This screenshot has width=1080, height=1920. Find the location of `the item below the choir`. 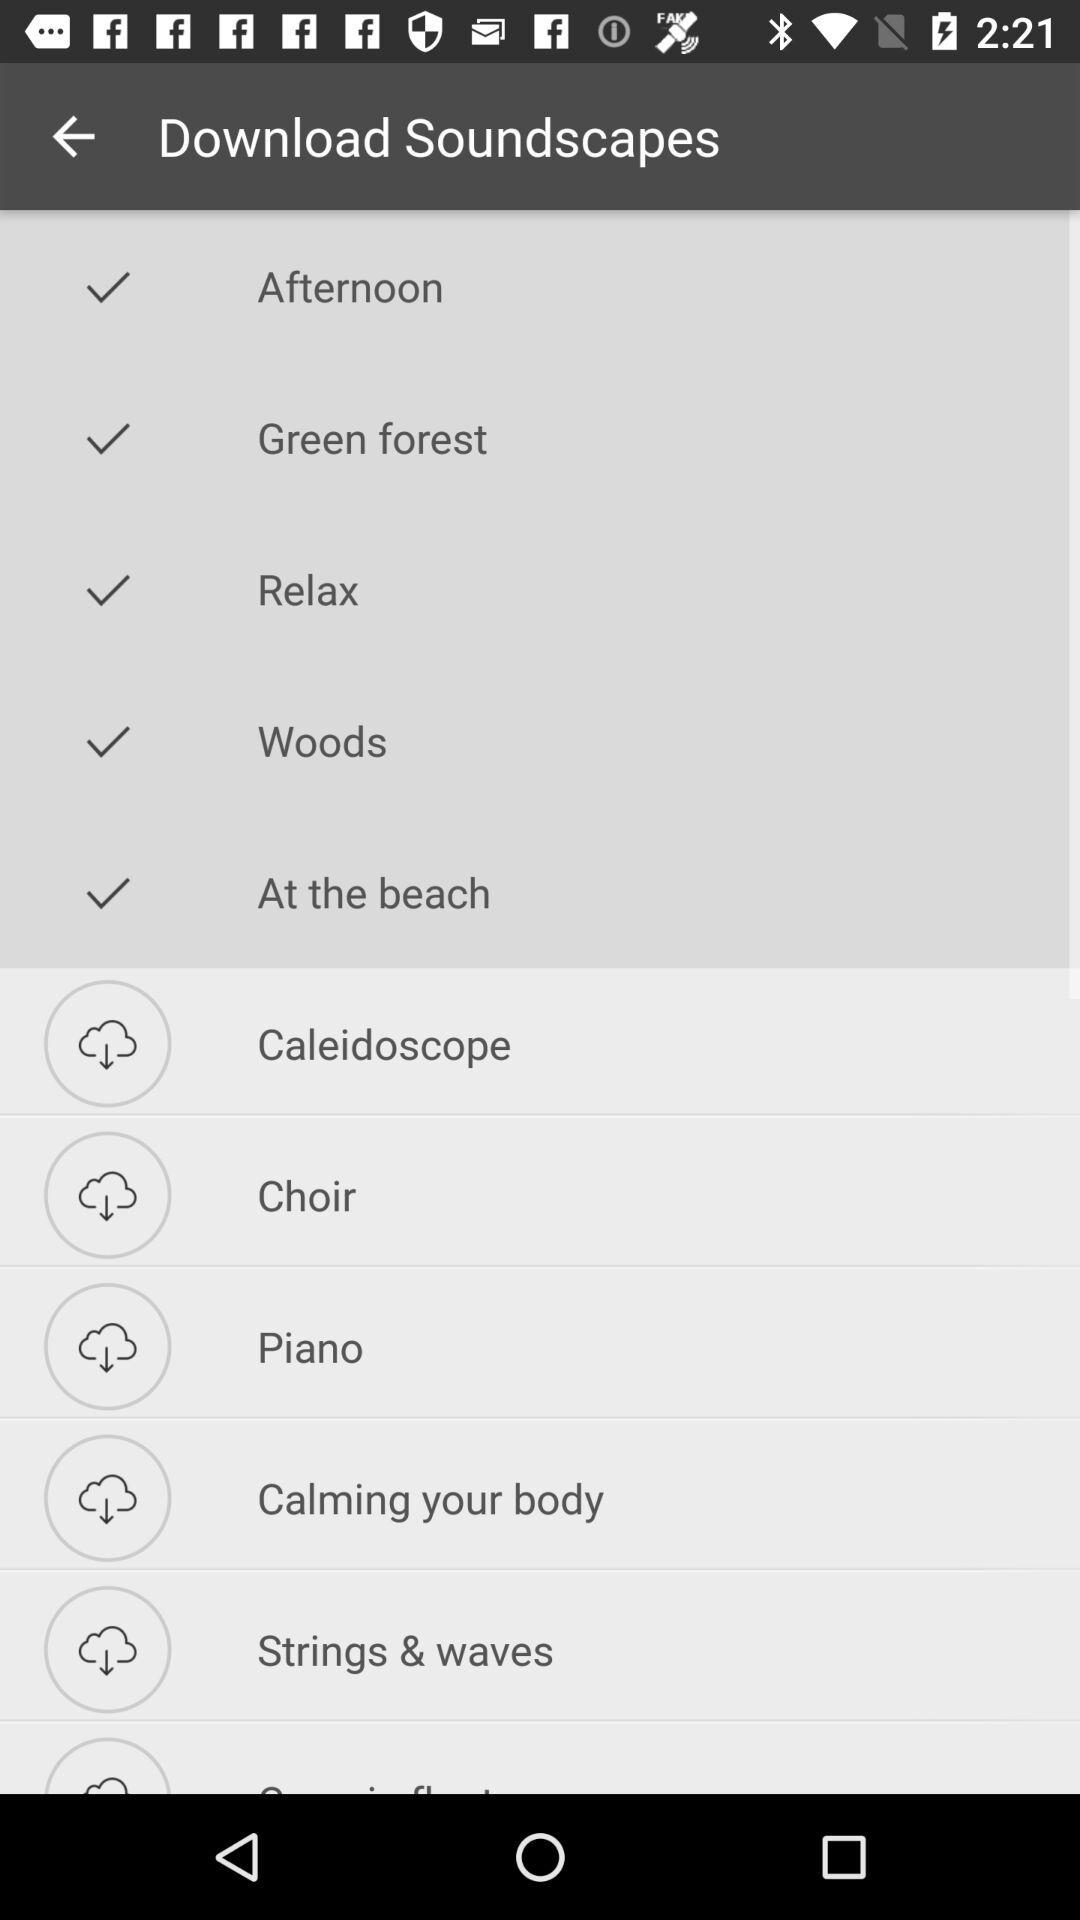

the item below the choir is located at coordinates (668, 1346).